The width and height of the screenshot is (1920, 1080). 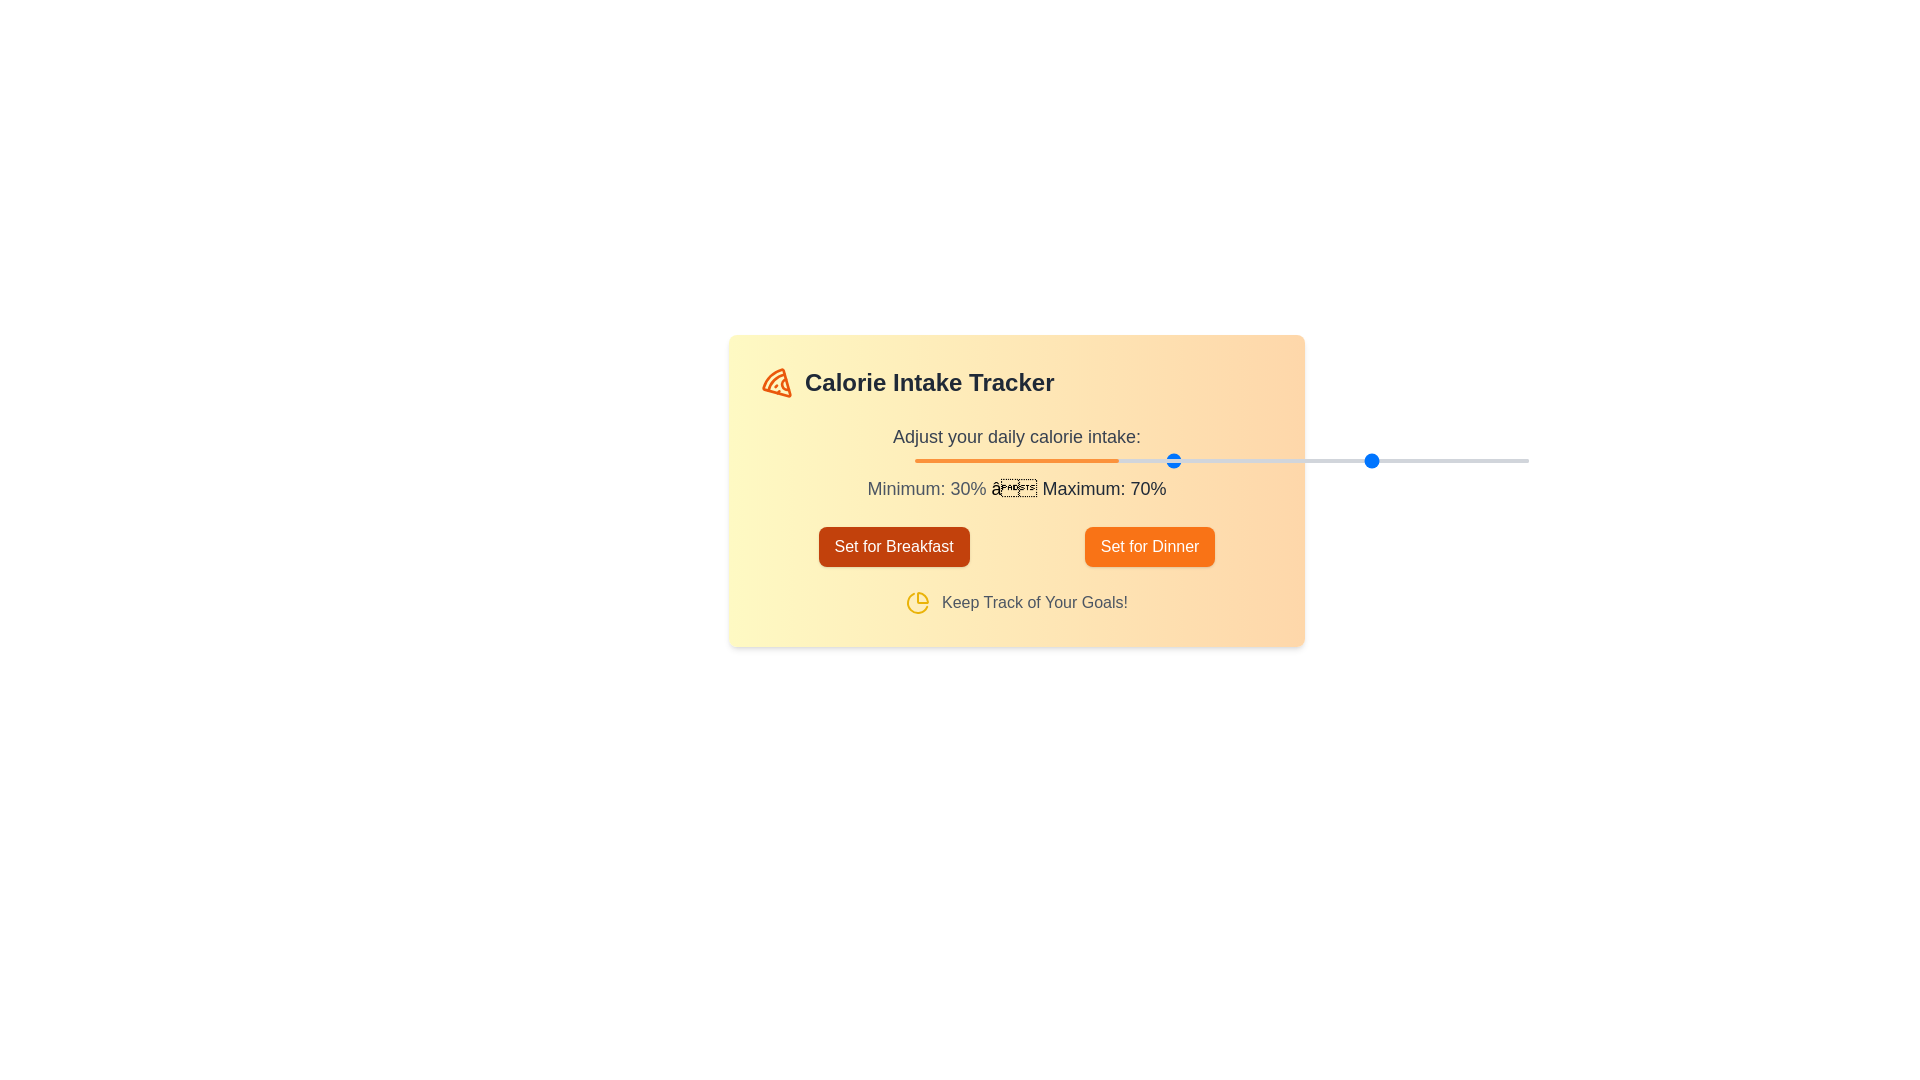 I want to click on the design and decorative icon located in the top-left region of the panel, which enhances the graphical representation of the header text, so click(x=784, y=384).